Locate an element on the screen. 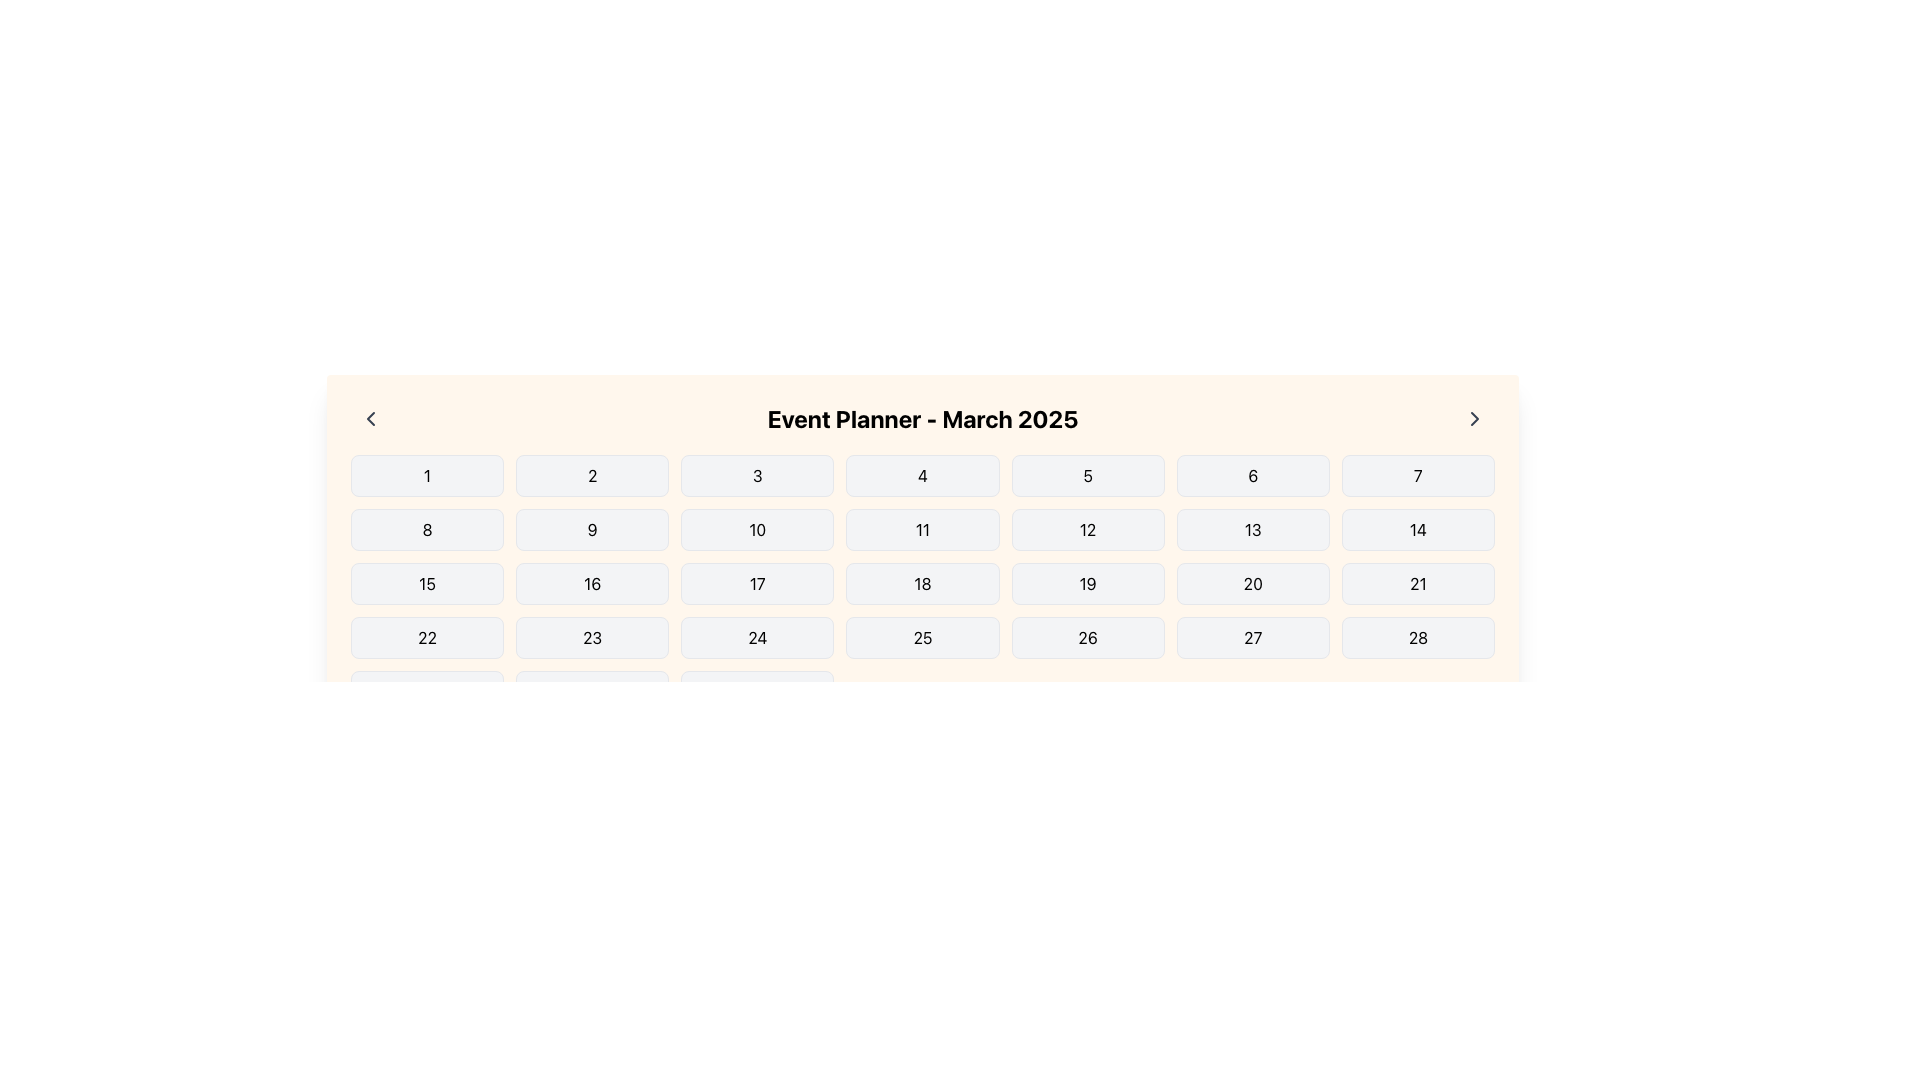 This screenshot has height=1080, width=1920. the static text displaying the number '21' in the calendar grid, located in the fourth row and third column is located at coordinates (1417, 583).